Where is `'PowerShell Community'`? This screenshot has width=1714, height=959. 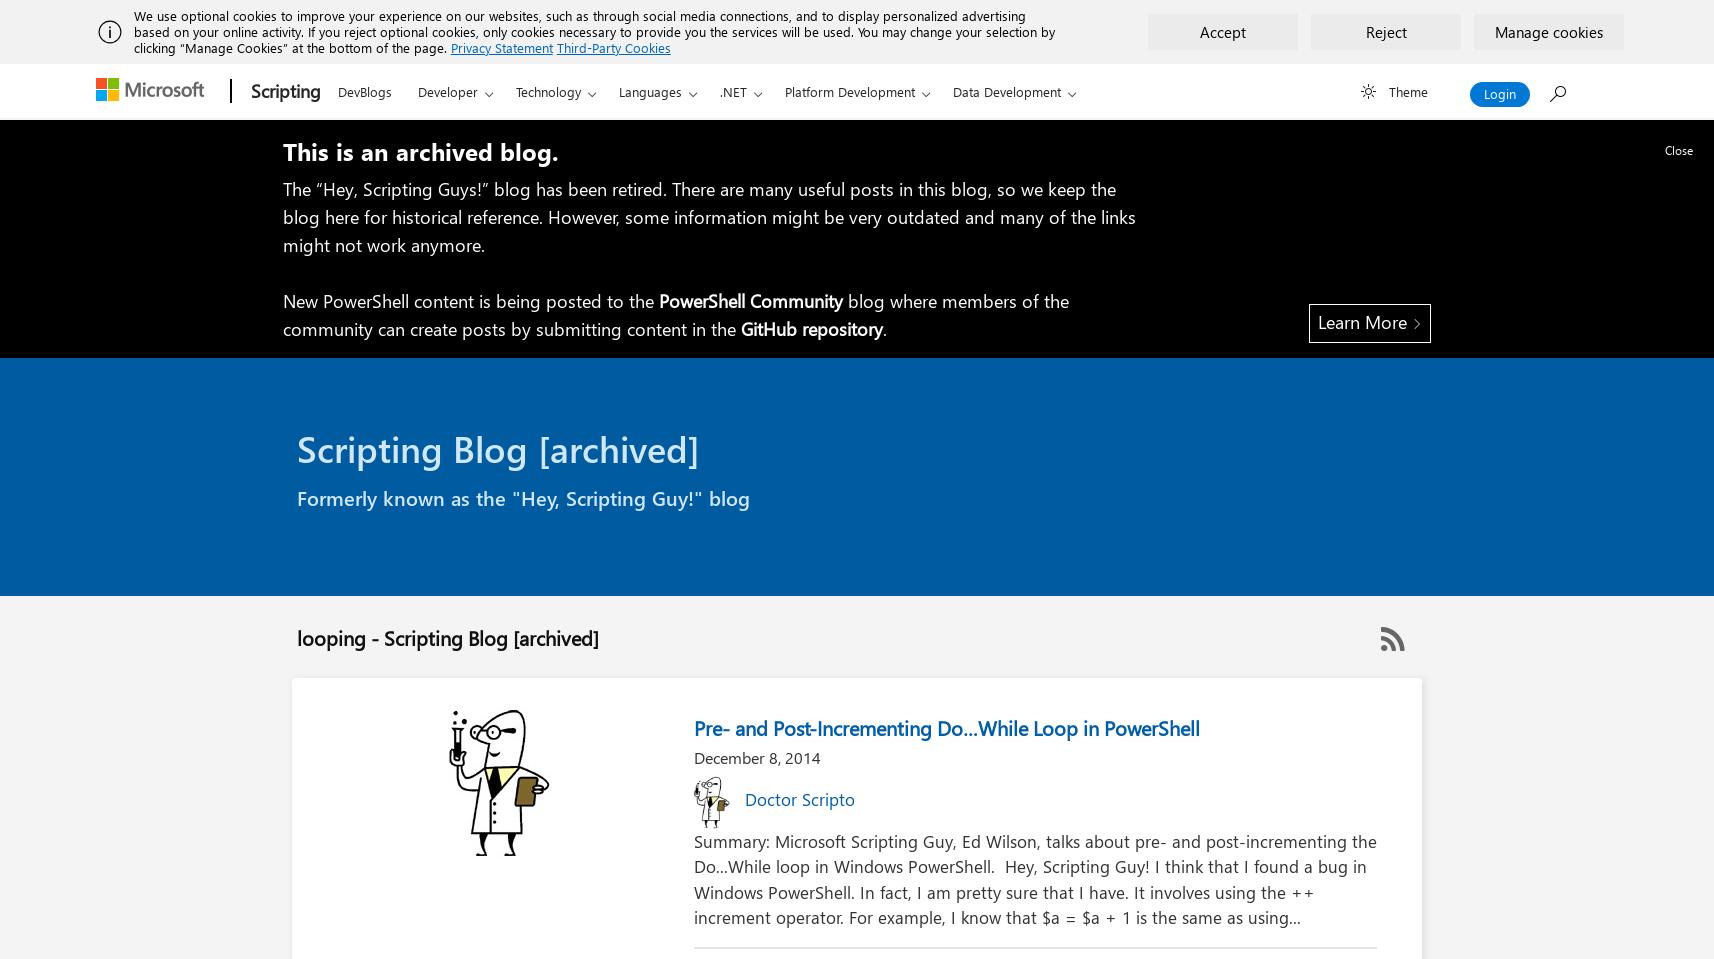
'PowerShell Community' is located at coordinates (751, 300).